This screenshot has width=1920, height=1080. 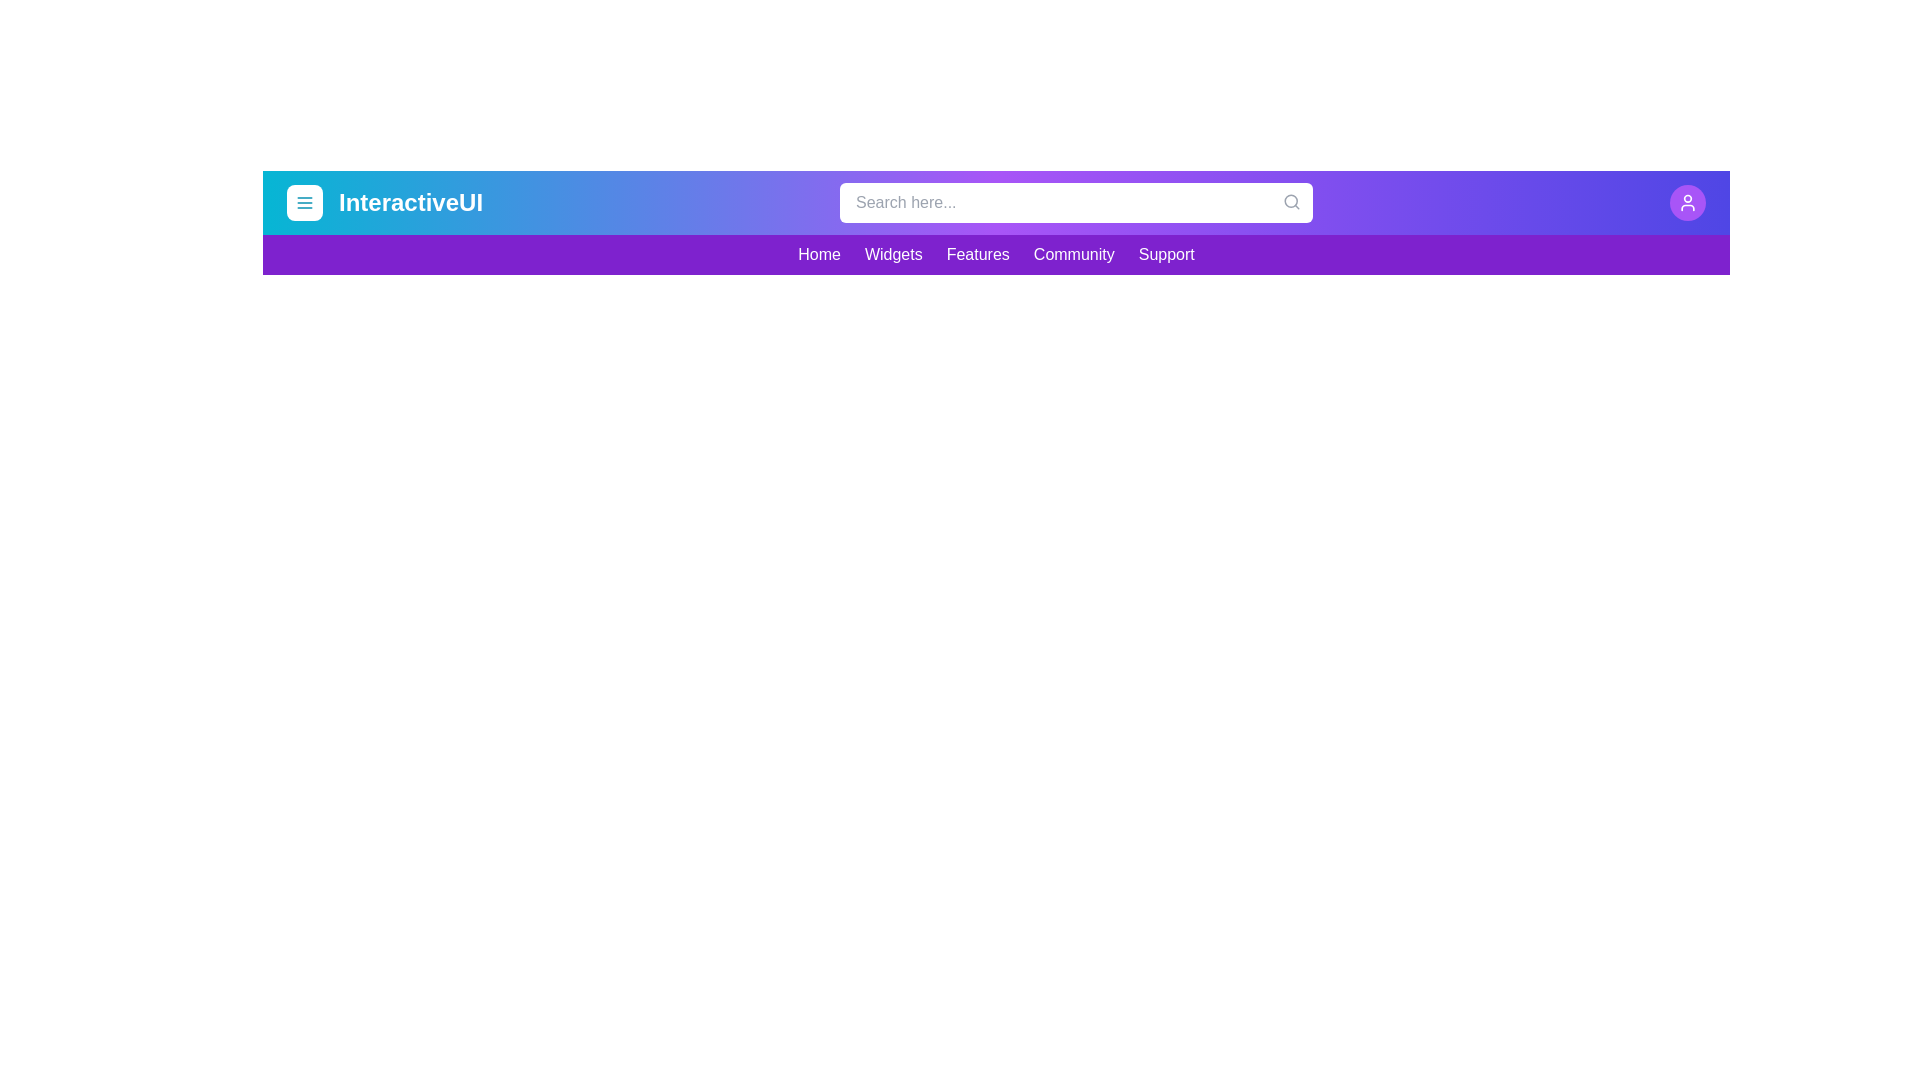 What do you see at coordinates (1291, 201) in the screenshot?
I see `the search icon located at the right edge of the search bar` at bounding box center [1291, 201].